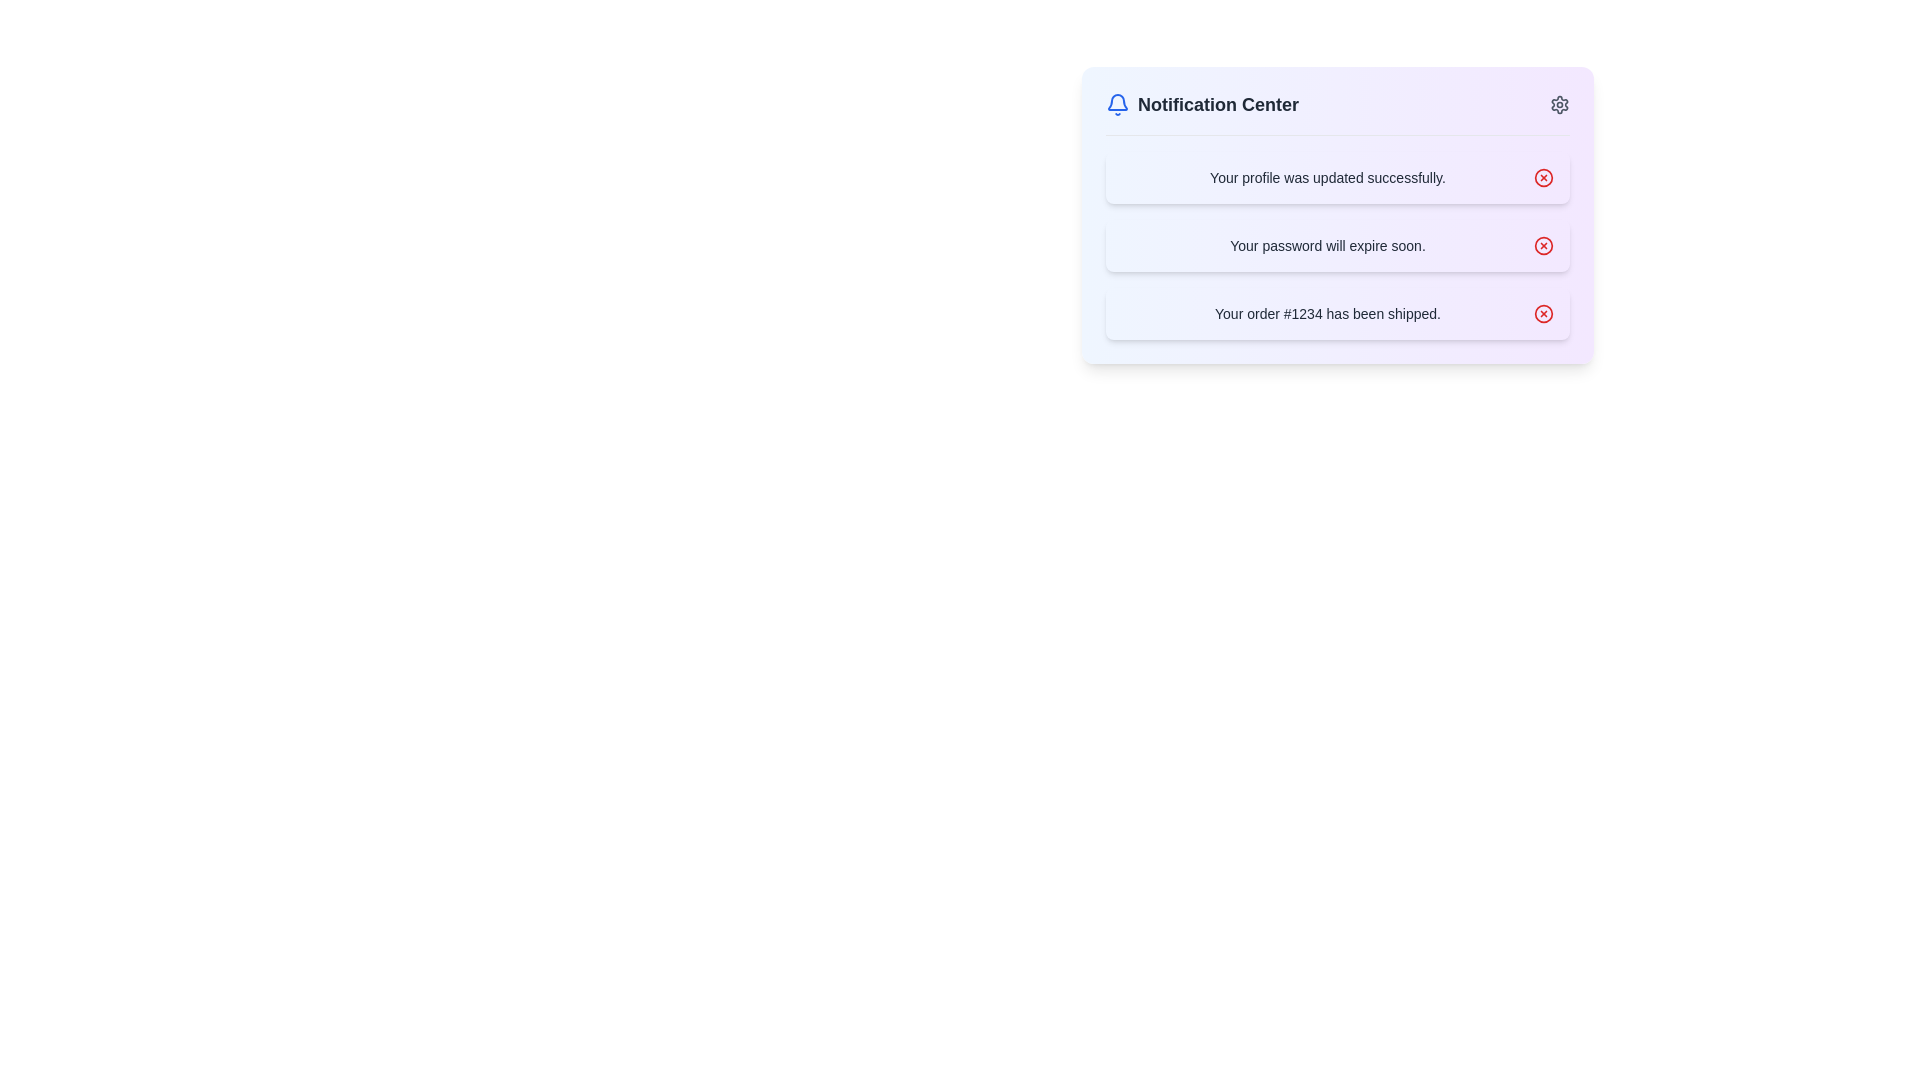 The width and height of the screenshot is (1920, 1080). Describe the element at coordinates (1117, 104) in the screenshot. I see `the bell icon located at the start of the header section labeled 'Notification Center'` at that location.